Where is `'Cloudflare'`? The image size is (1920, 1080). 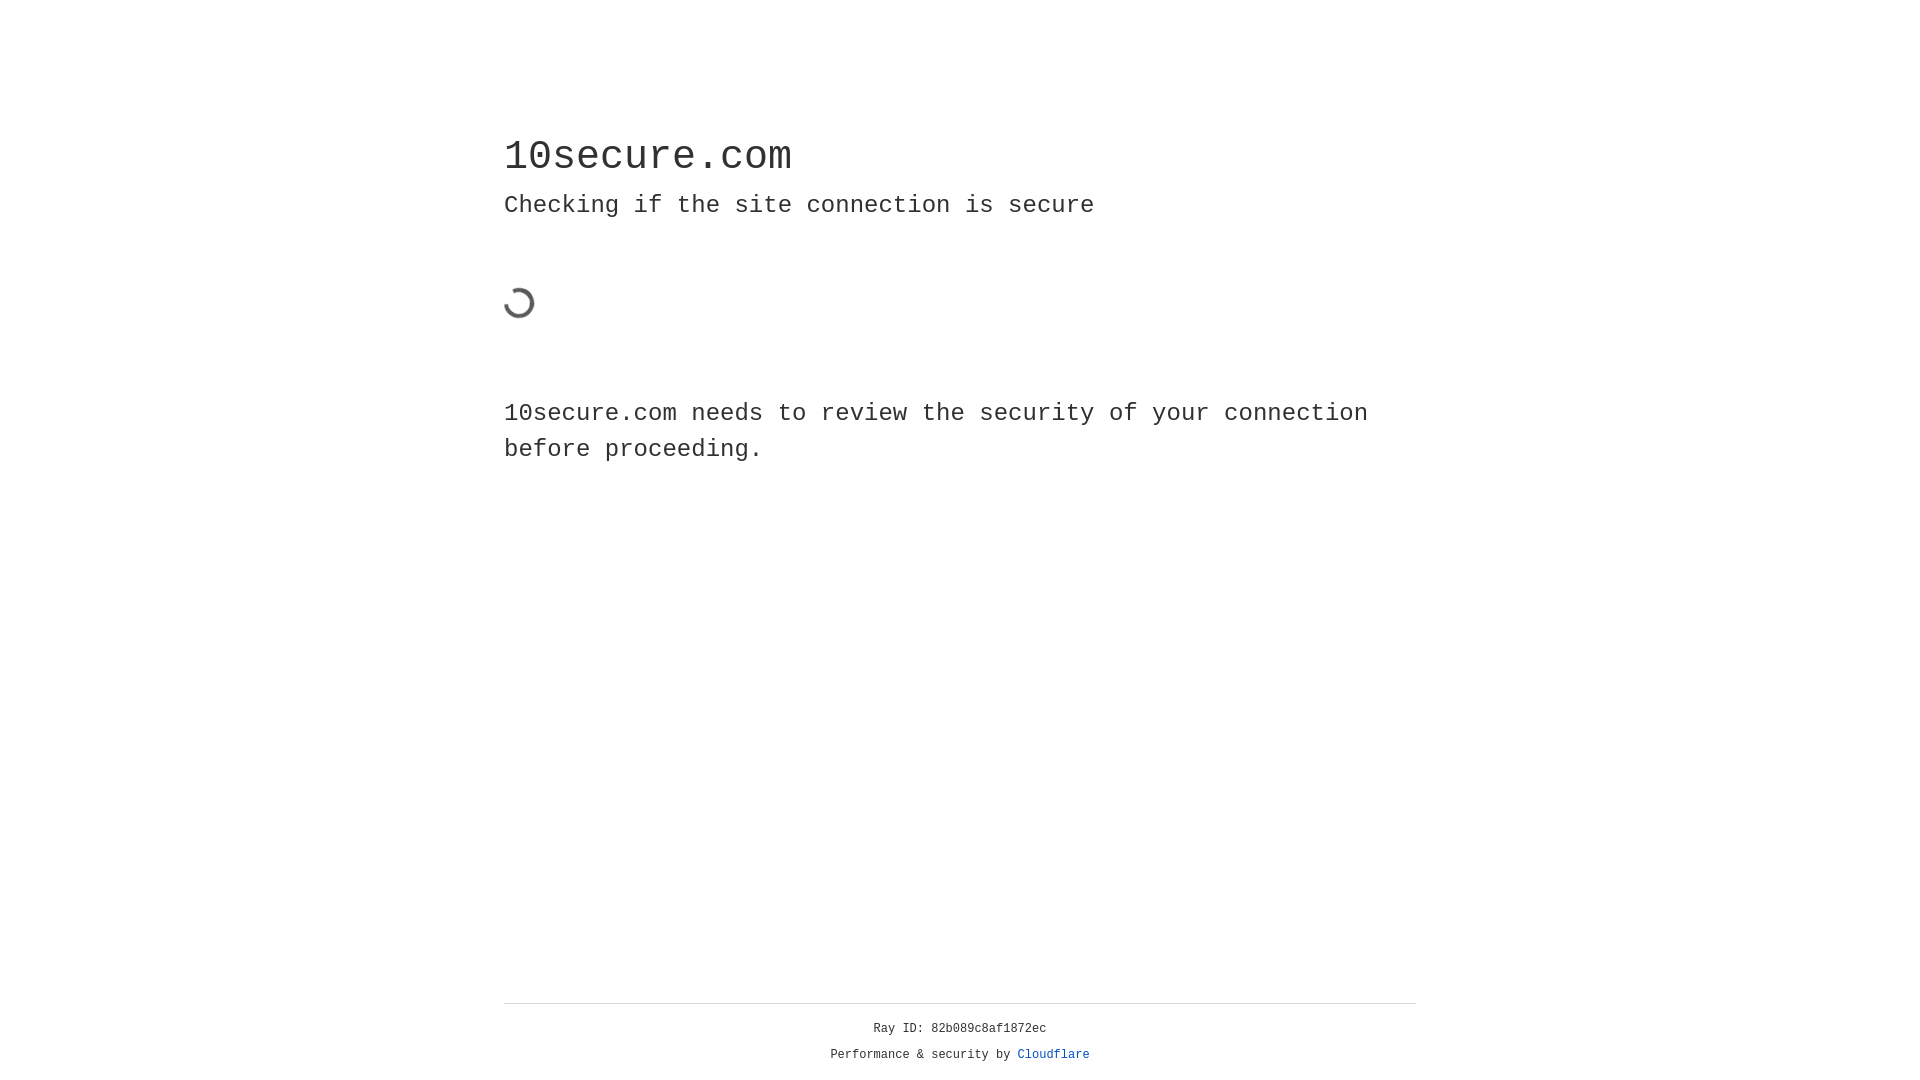
'Cloudflare' is located at coordinates (1053, 1054).